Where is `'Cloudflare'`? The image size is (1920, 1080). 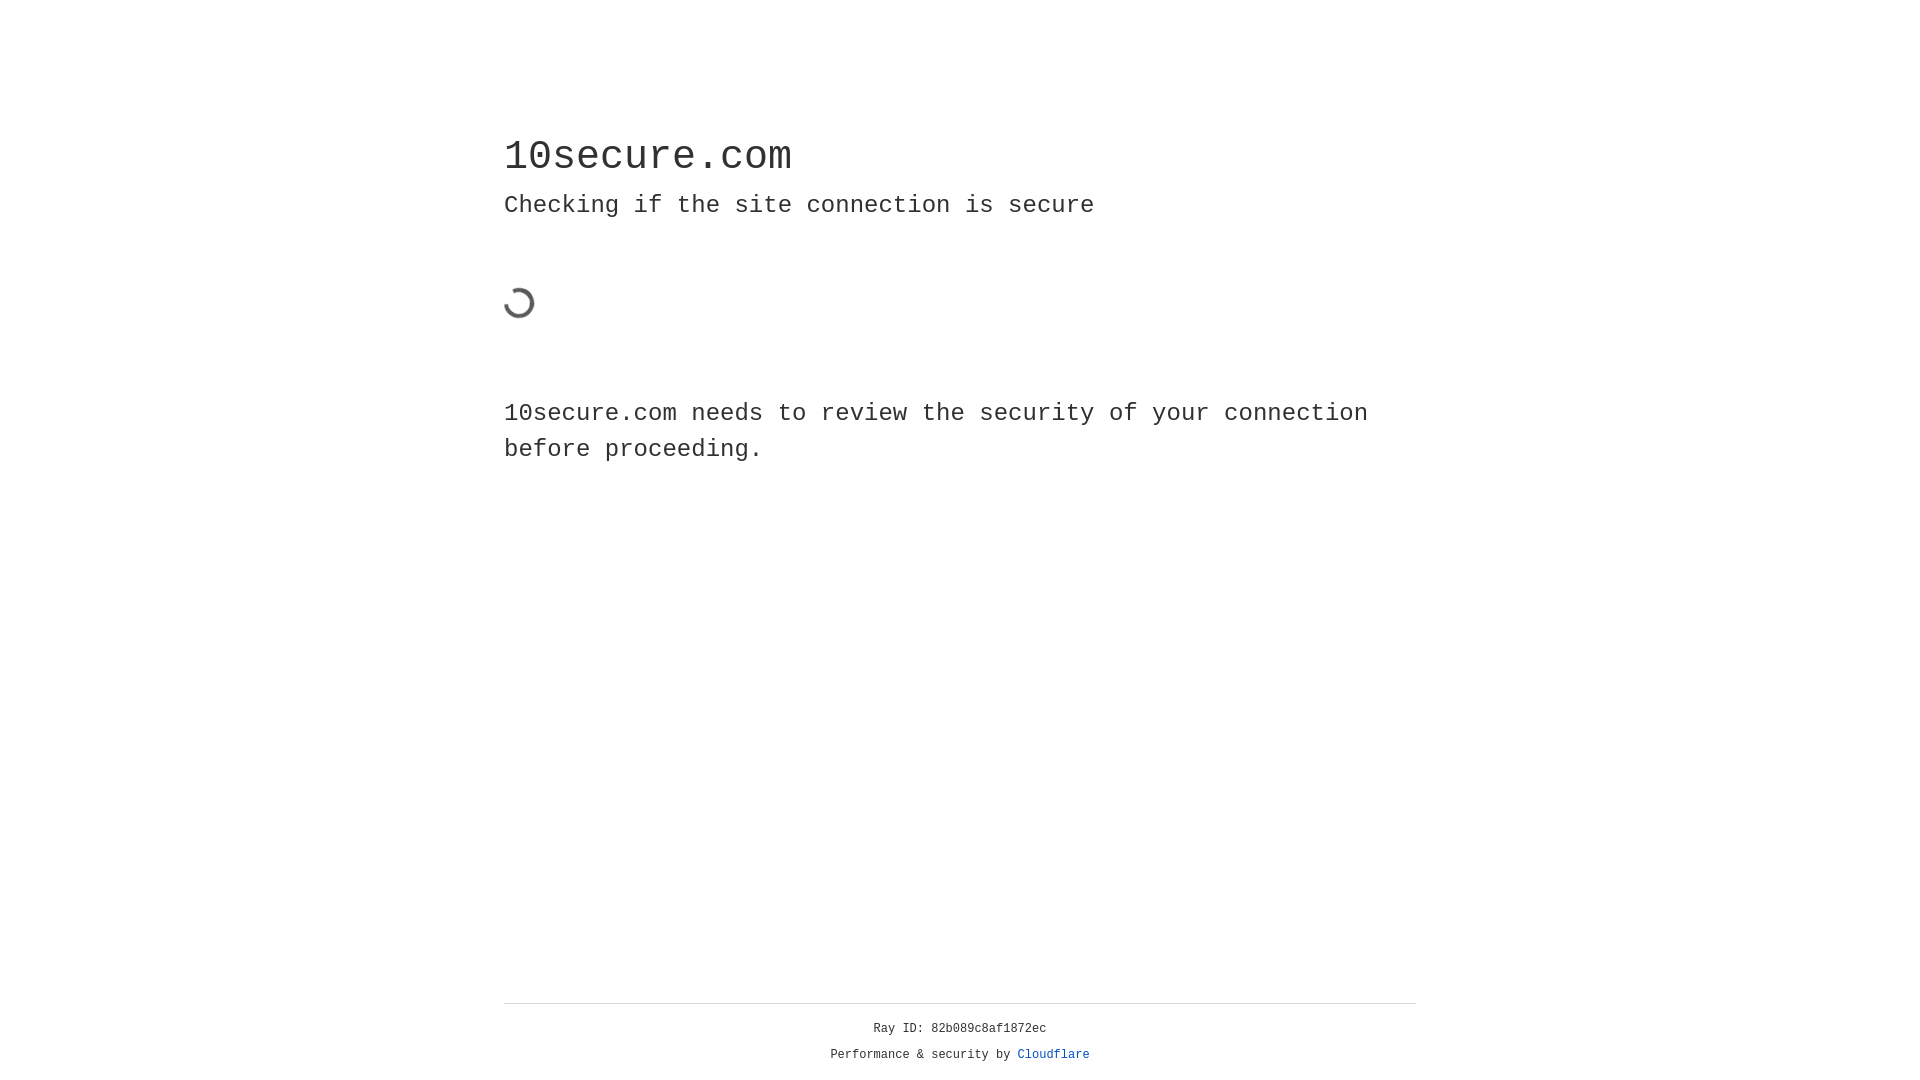
'Cloudflare' is located at coordinates (1053, 1054).